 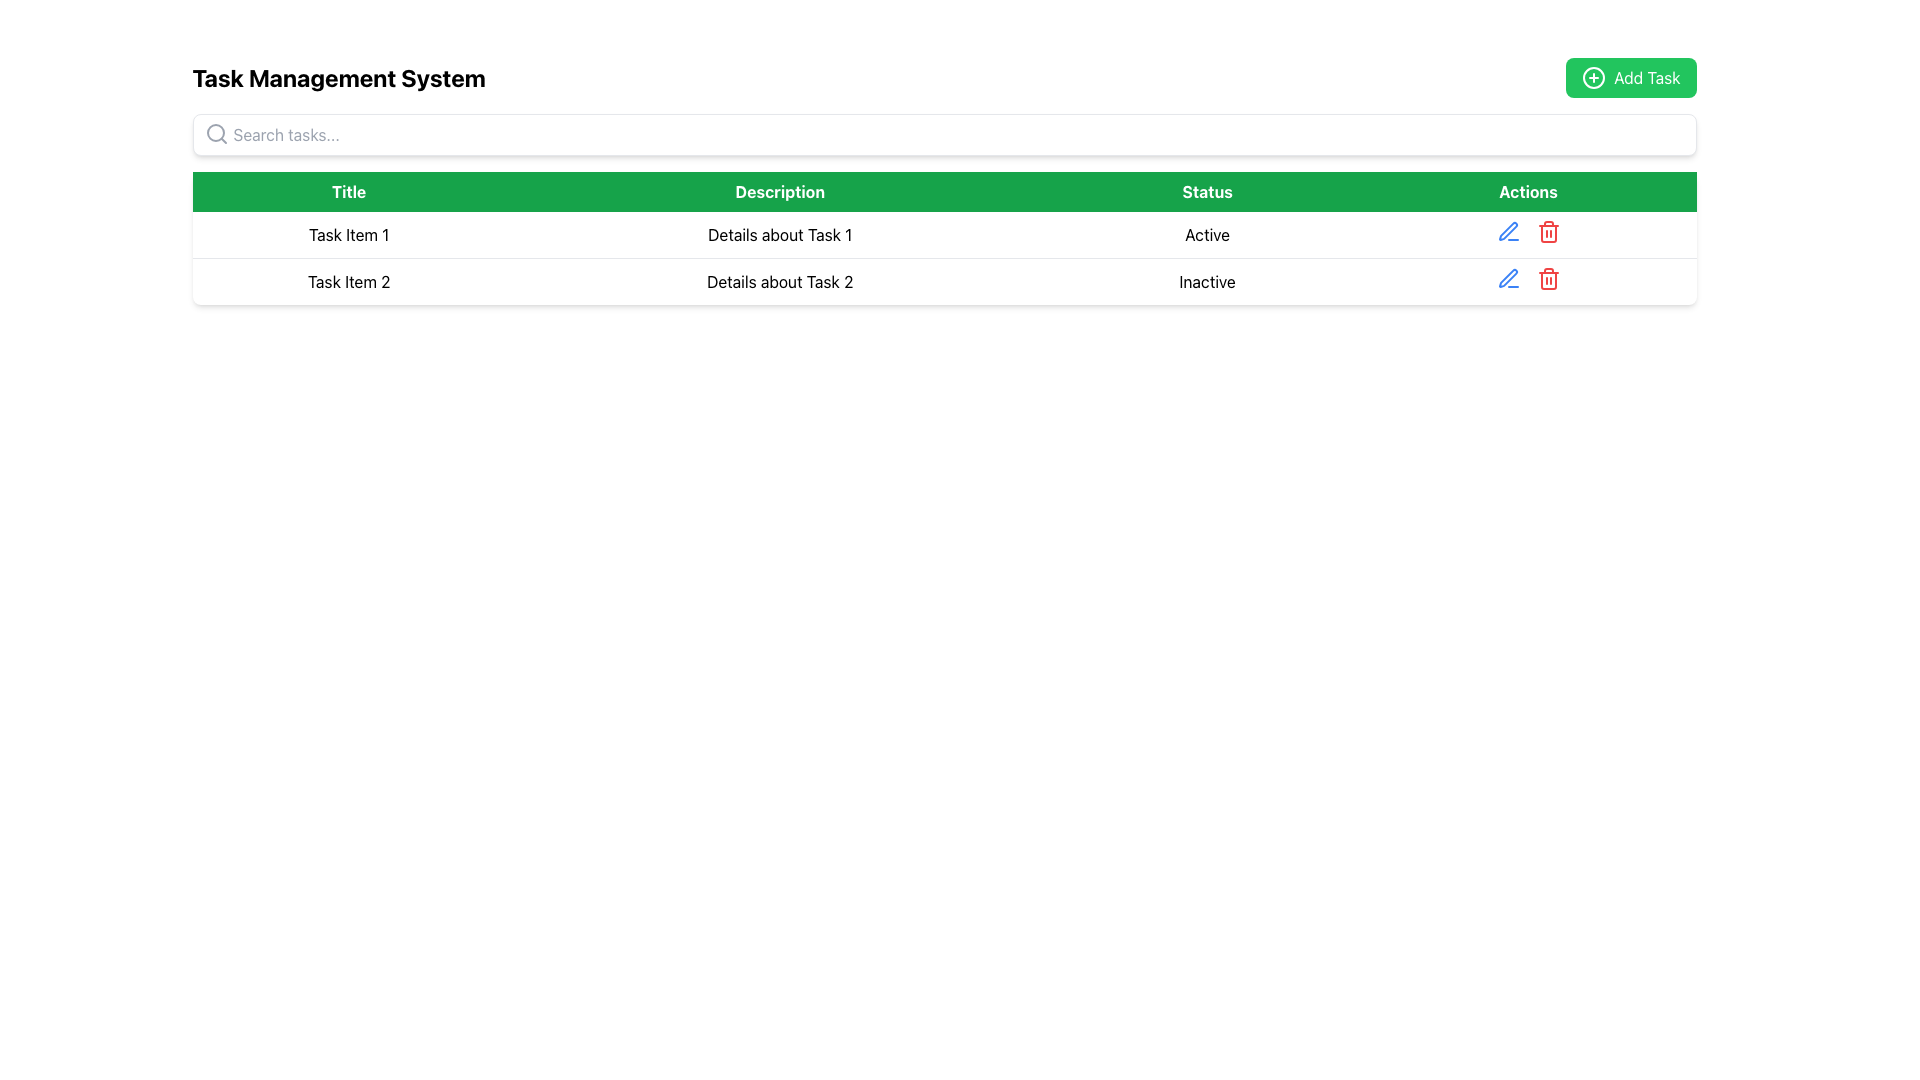 I want to click on the red trashcan icon-based button, so click(x=1547, y=278).